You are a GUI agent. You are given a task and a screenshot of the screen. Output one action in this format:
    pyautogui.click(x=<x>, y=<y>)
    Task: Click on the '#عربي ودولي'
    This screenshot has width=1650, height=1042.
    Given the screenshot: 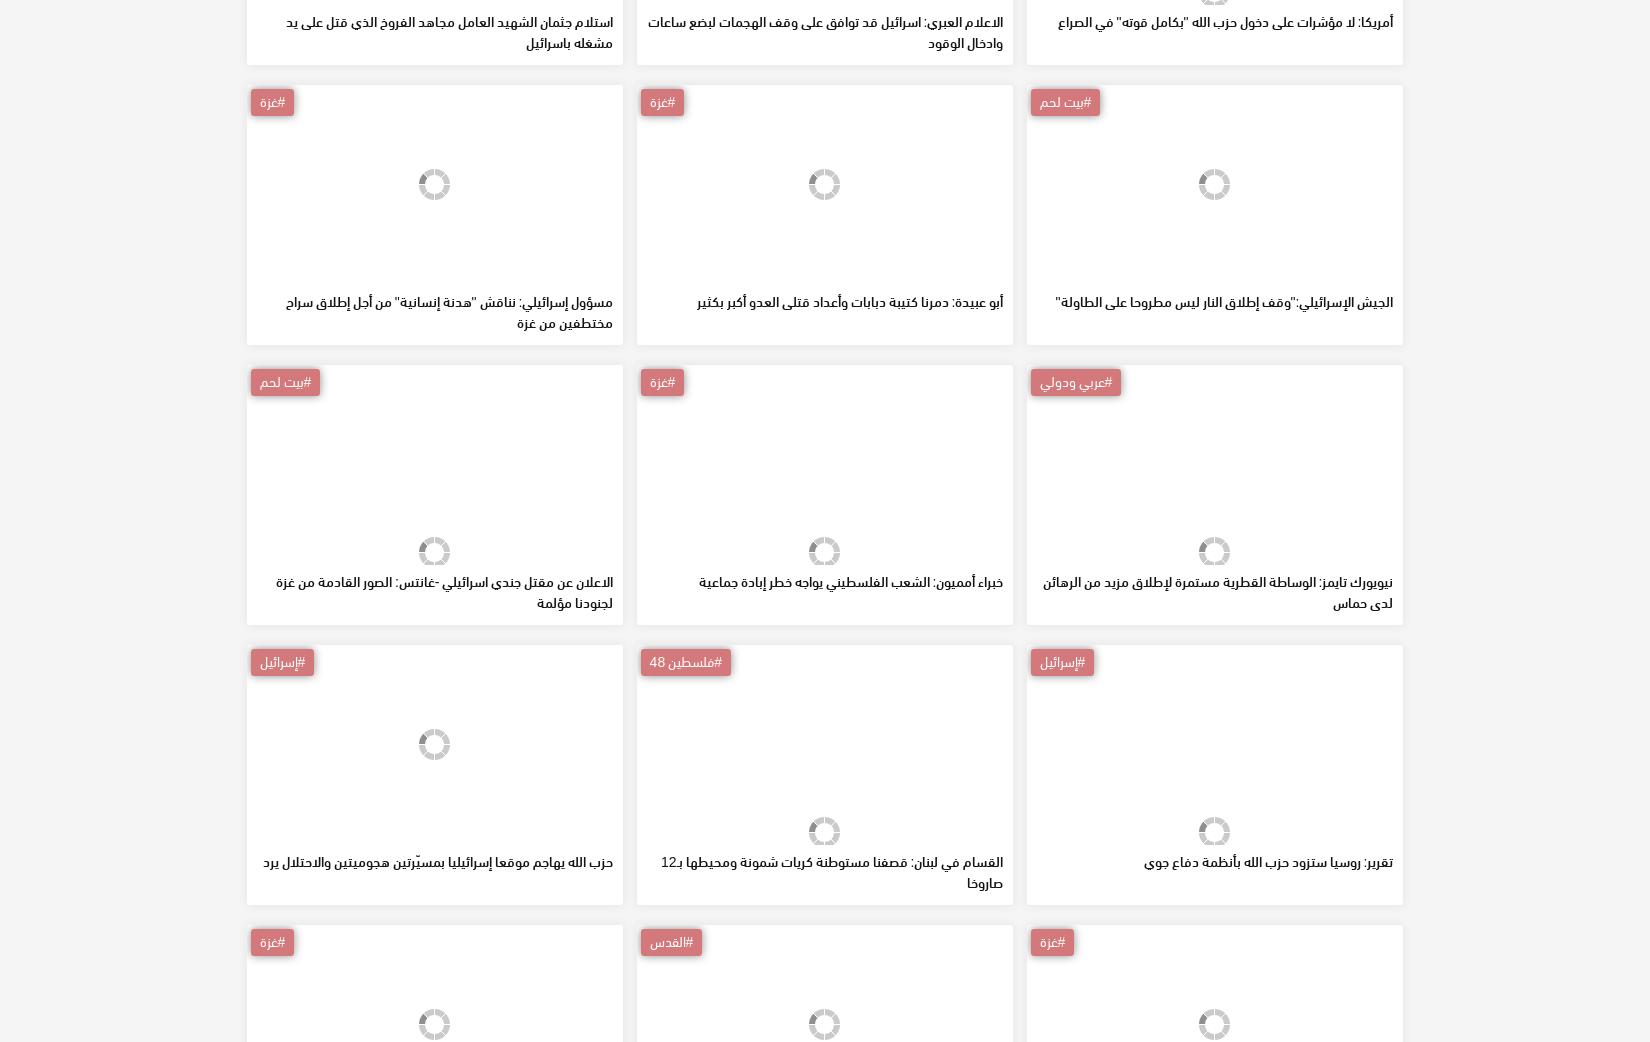 What is the action you would take?
    pyautogui.click(x=1039, y=524)
    